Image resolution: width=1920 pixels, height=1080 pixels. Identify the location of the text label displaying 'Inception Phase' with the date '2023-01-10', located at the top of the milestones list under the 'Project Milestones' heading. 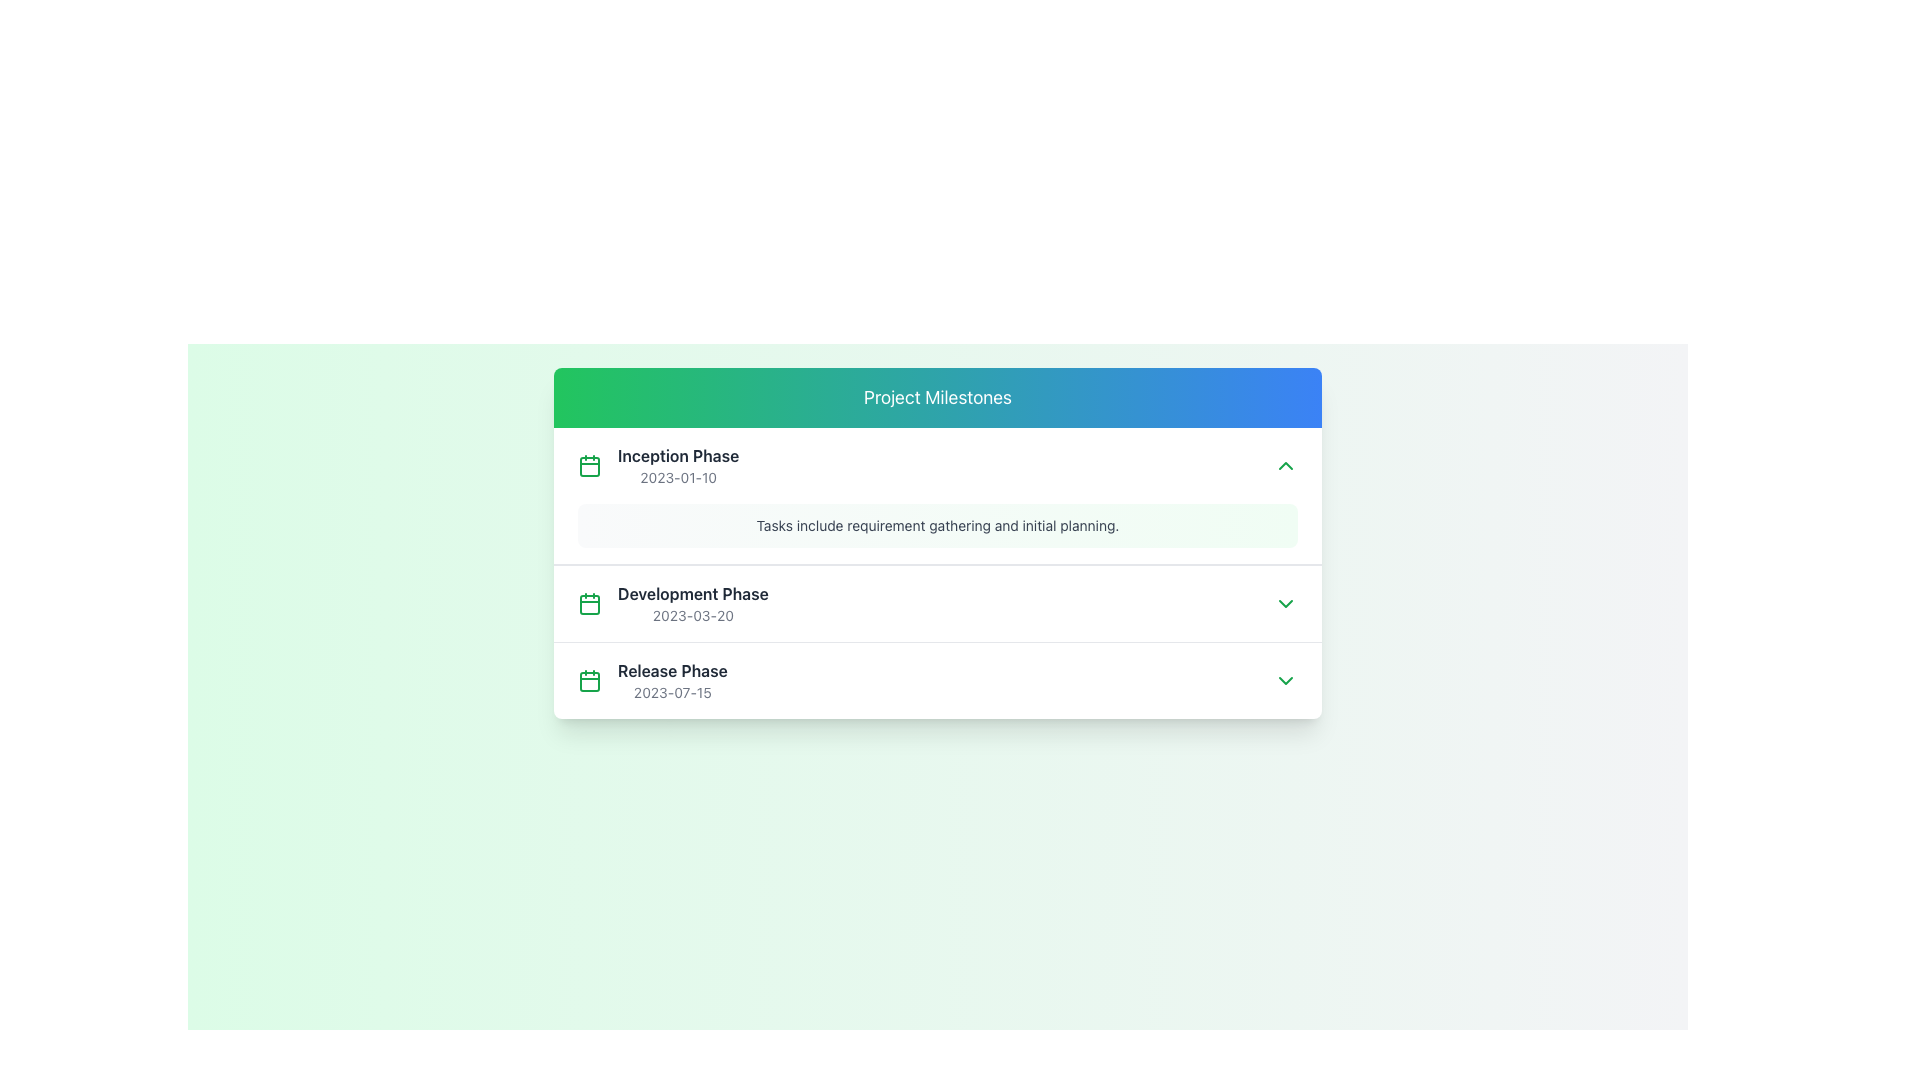
(678, 466).